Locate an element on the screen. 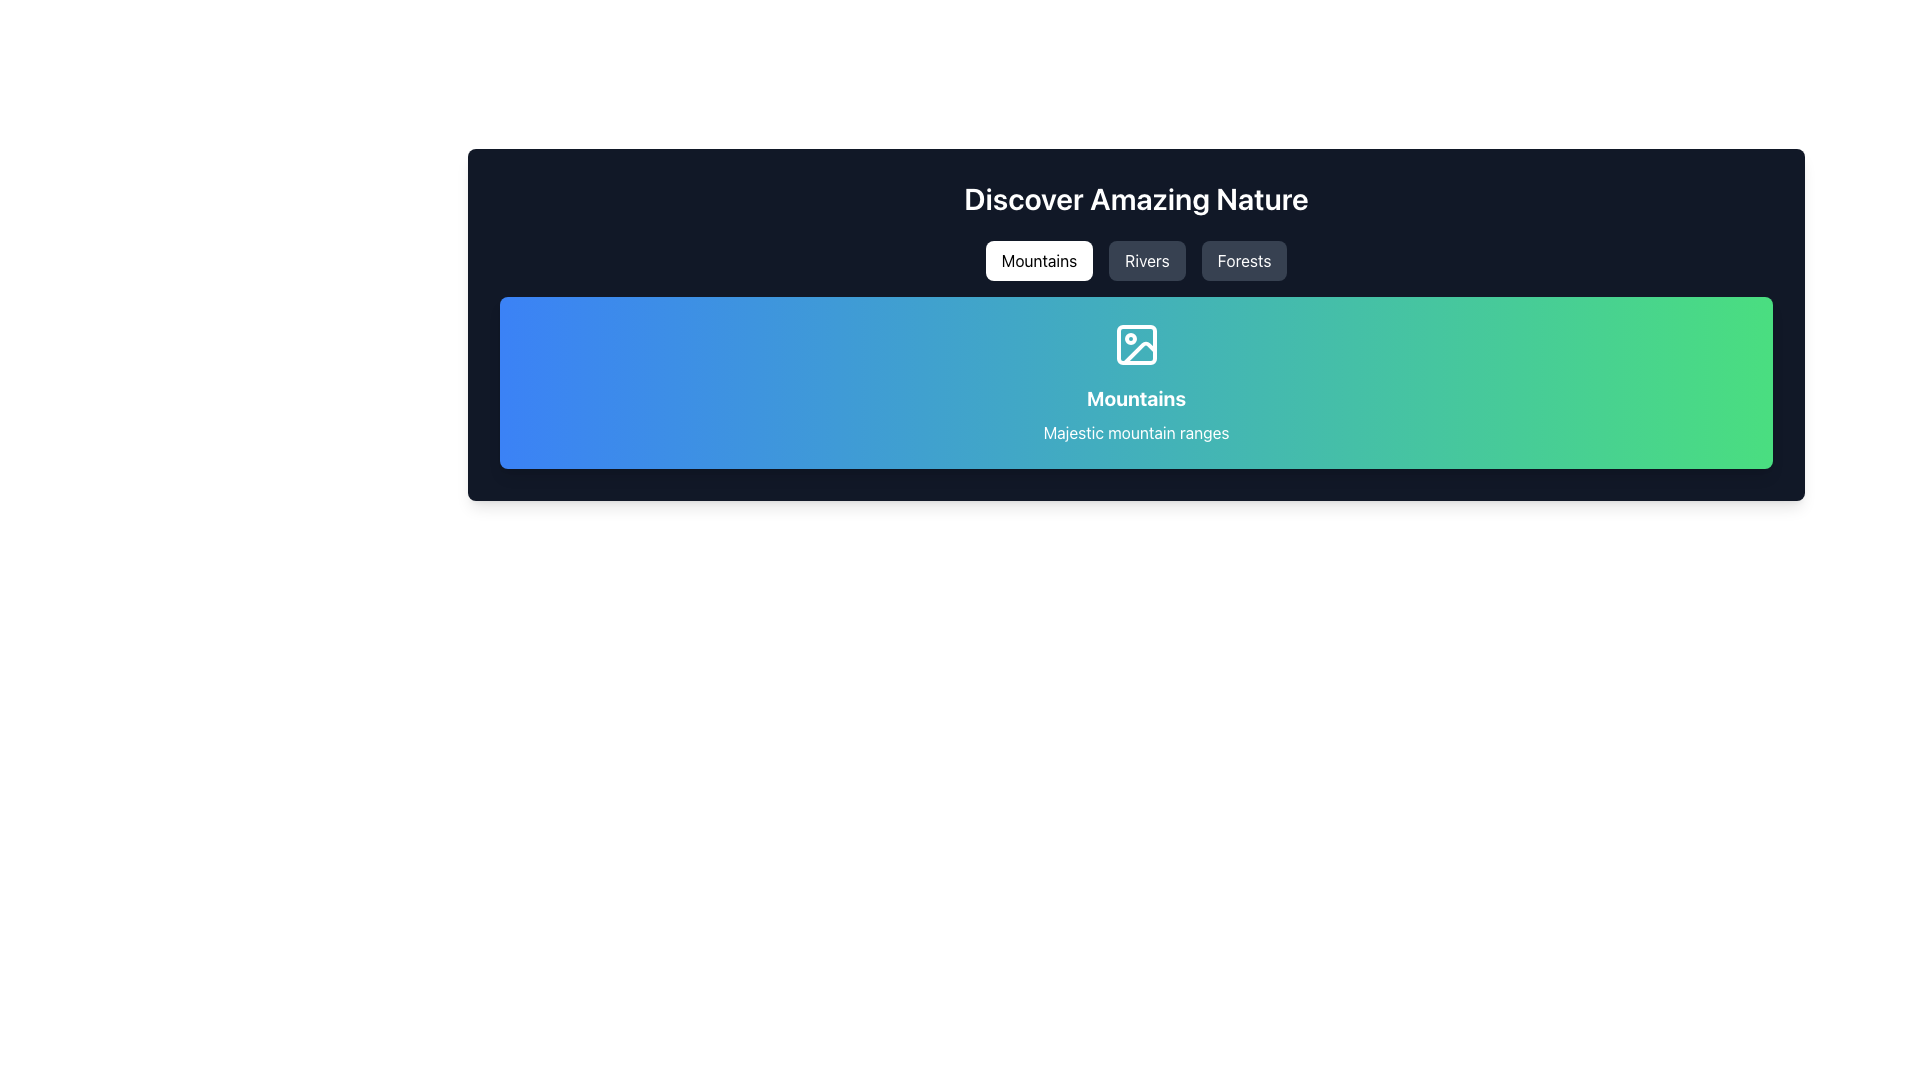 This screenshot has width=1920, height=1080. the rounded rectangular button labeled 'Mountains' is located at coordinates (1039, 260).